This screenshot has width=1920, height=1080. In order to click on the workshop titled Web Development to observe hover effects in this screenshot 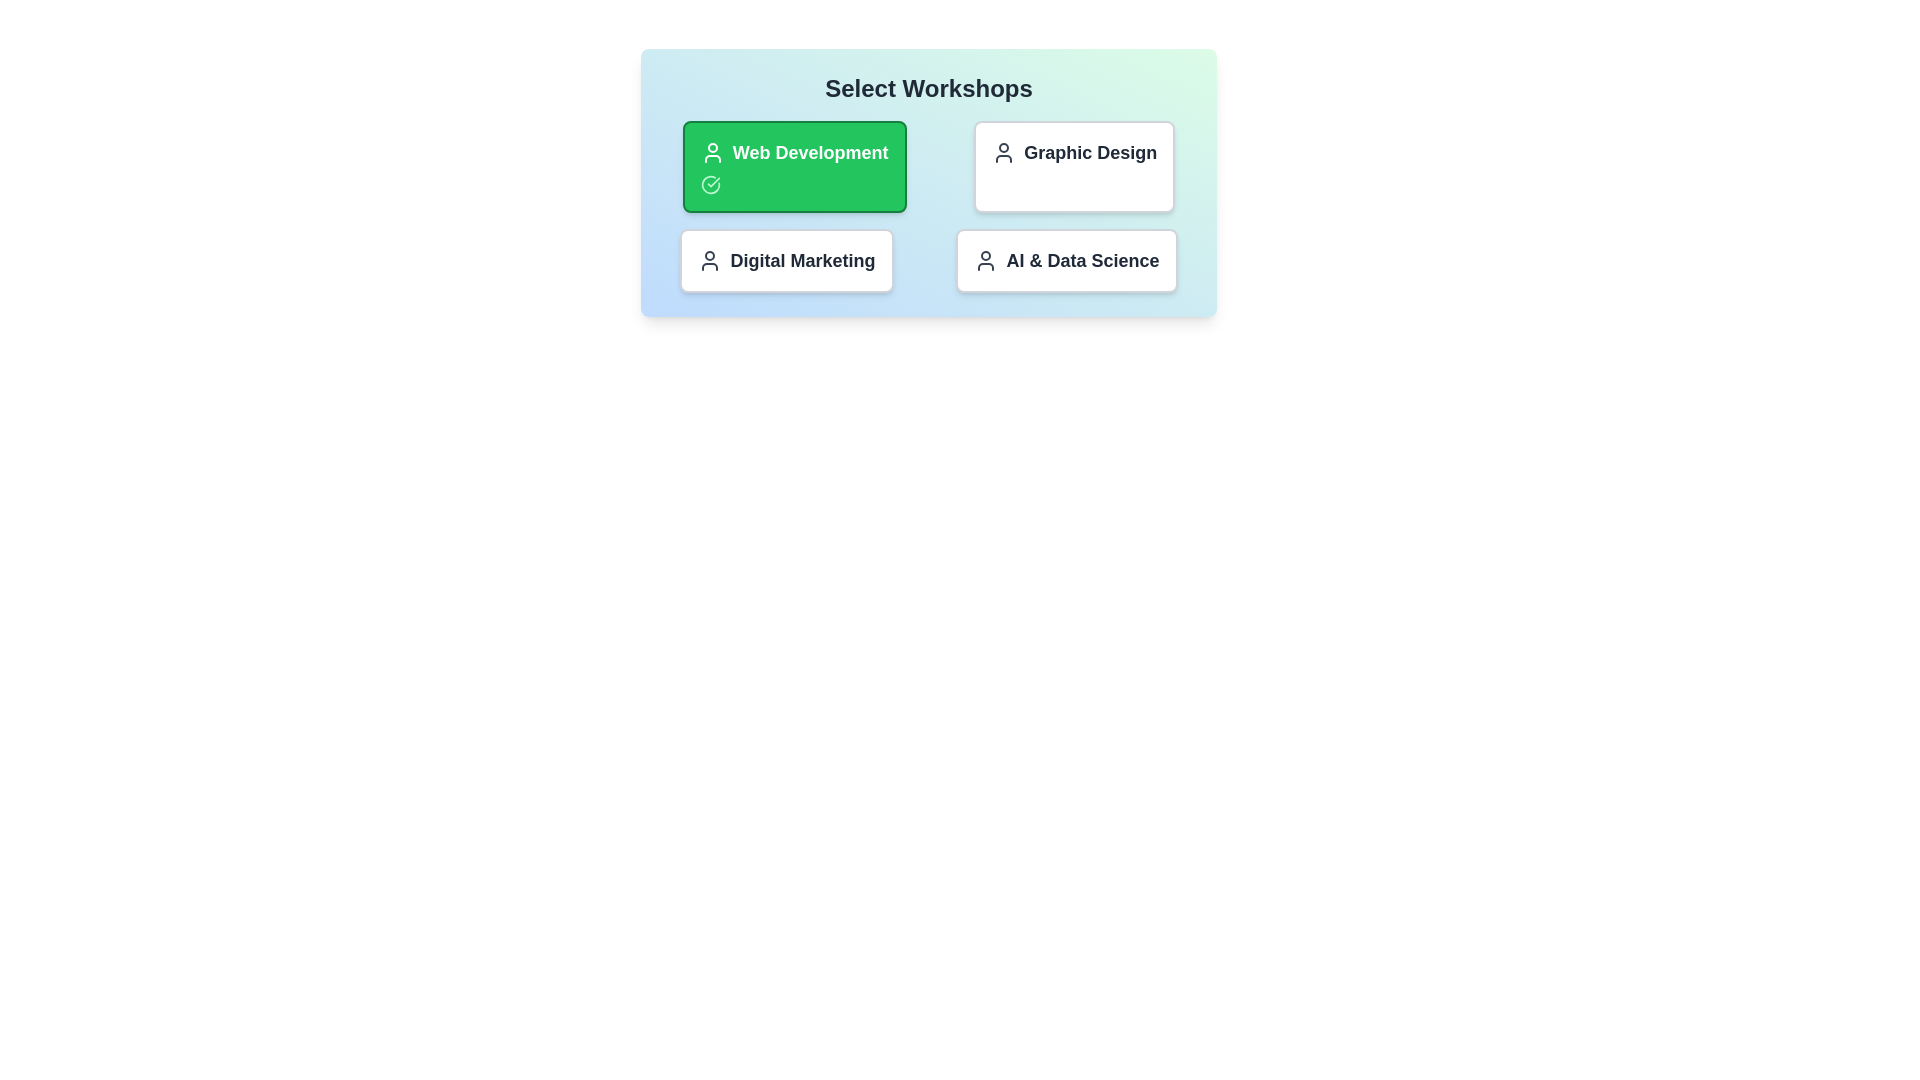, I will do `click(793, 165)`.